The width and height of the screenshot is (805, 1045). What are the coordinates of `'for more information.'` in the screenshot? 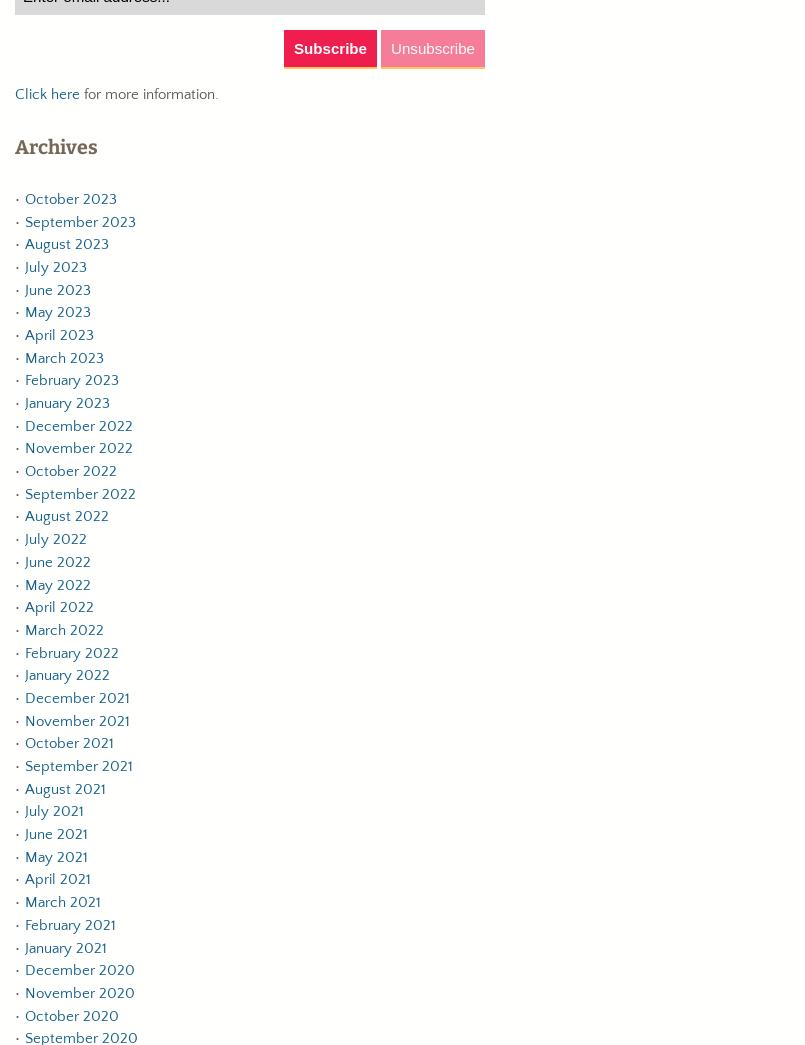 It's located at (149, 94).